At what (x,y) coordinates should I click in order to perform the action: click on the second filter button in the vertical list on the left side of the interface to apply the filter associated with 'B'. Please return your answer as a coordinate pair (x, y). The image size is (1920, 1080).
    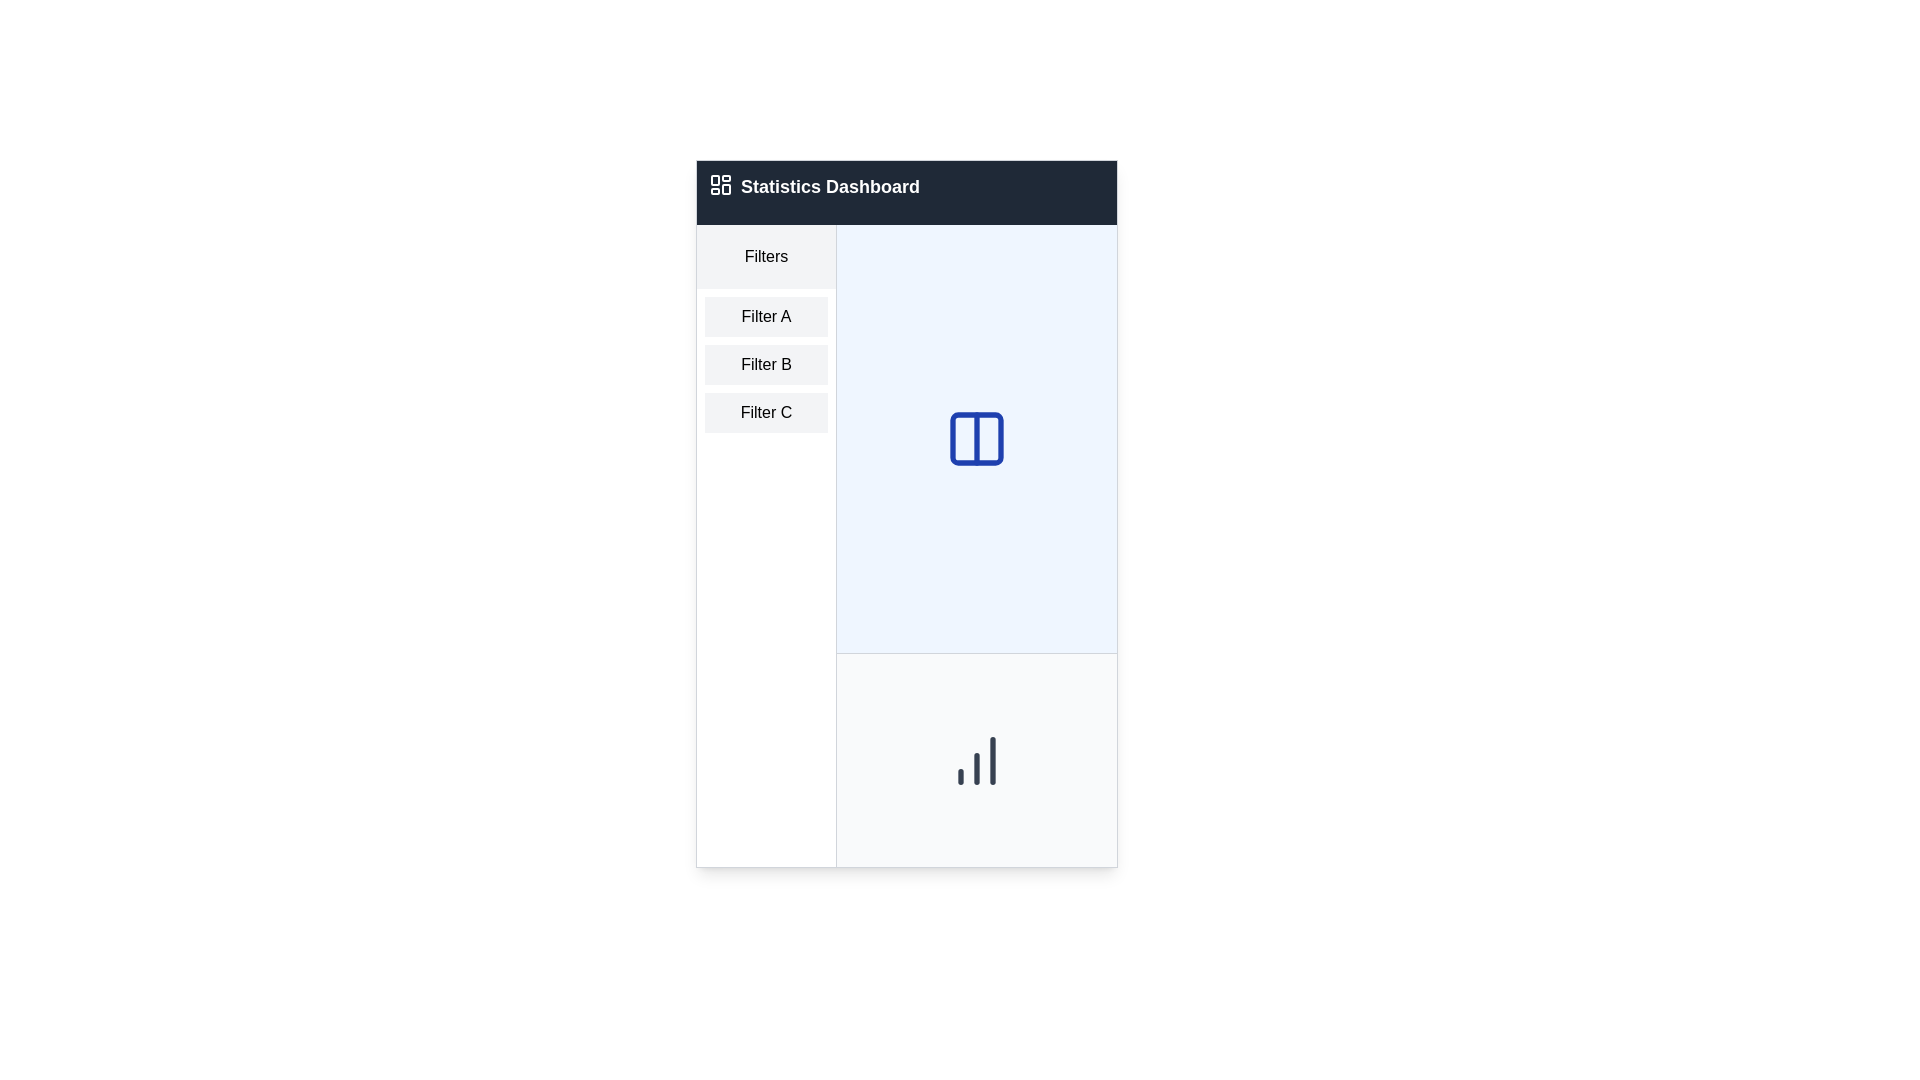
    Looking at the image, I should click on (765, 365).